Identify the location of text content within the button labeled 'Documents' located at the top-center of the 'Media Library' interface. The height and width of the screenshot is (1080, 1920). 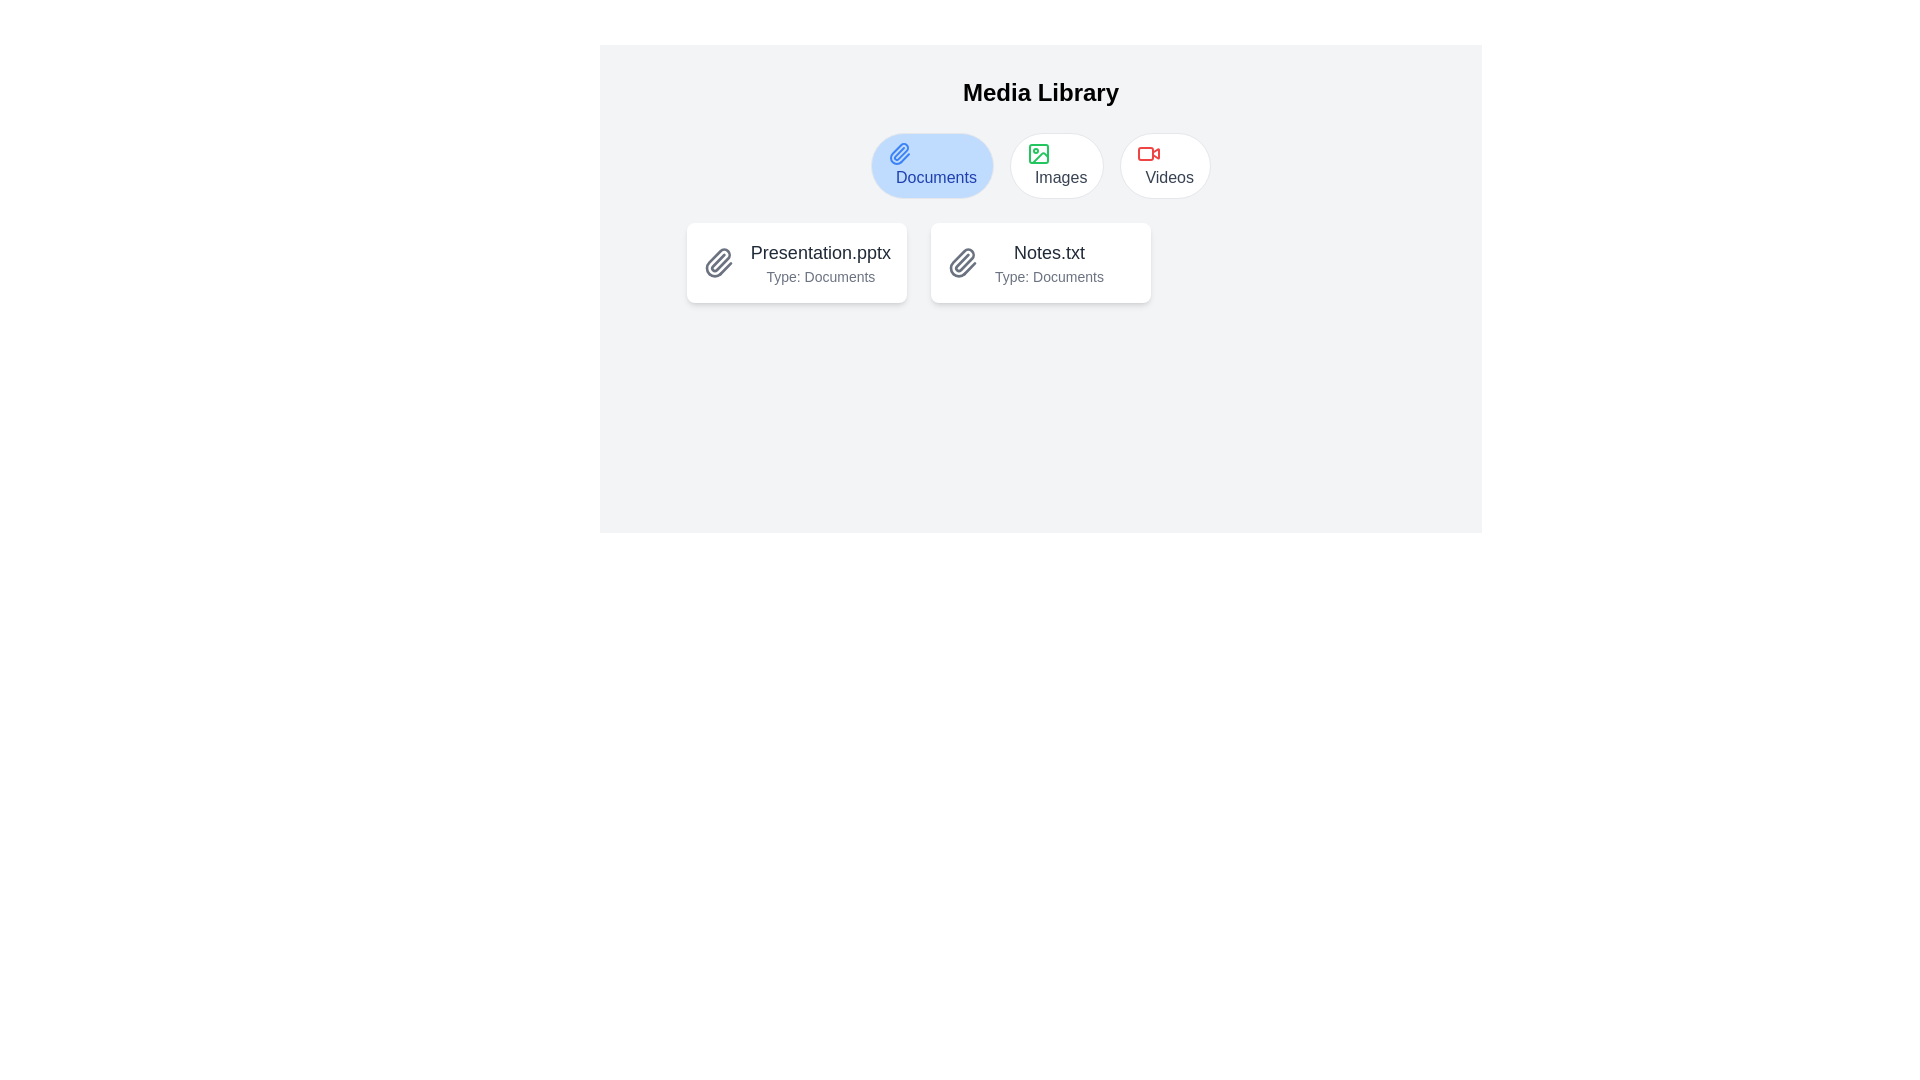
(935, 176).